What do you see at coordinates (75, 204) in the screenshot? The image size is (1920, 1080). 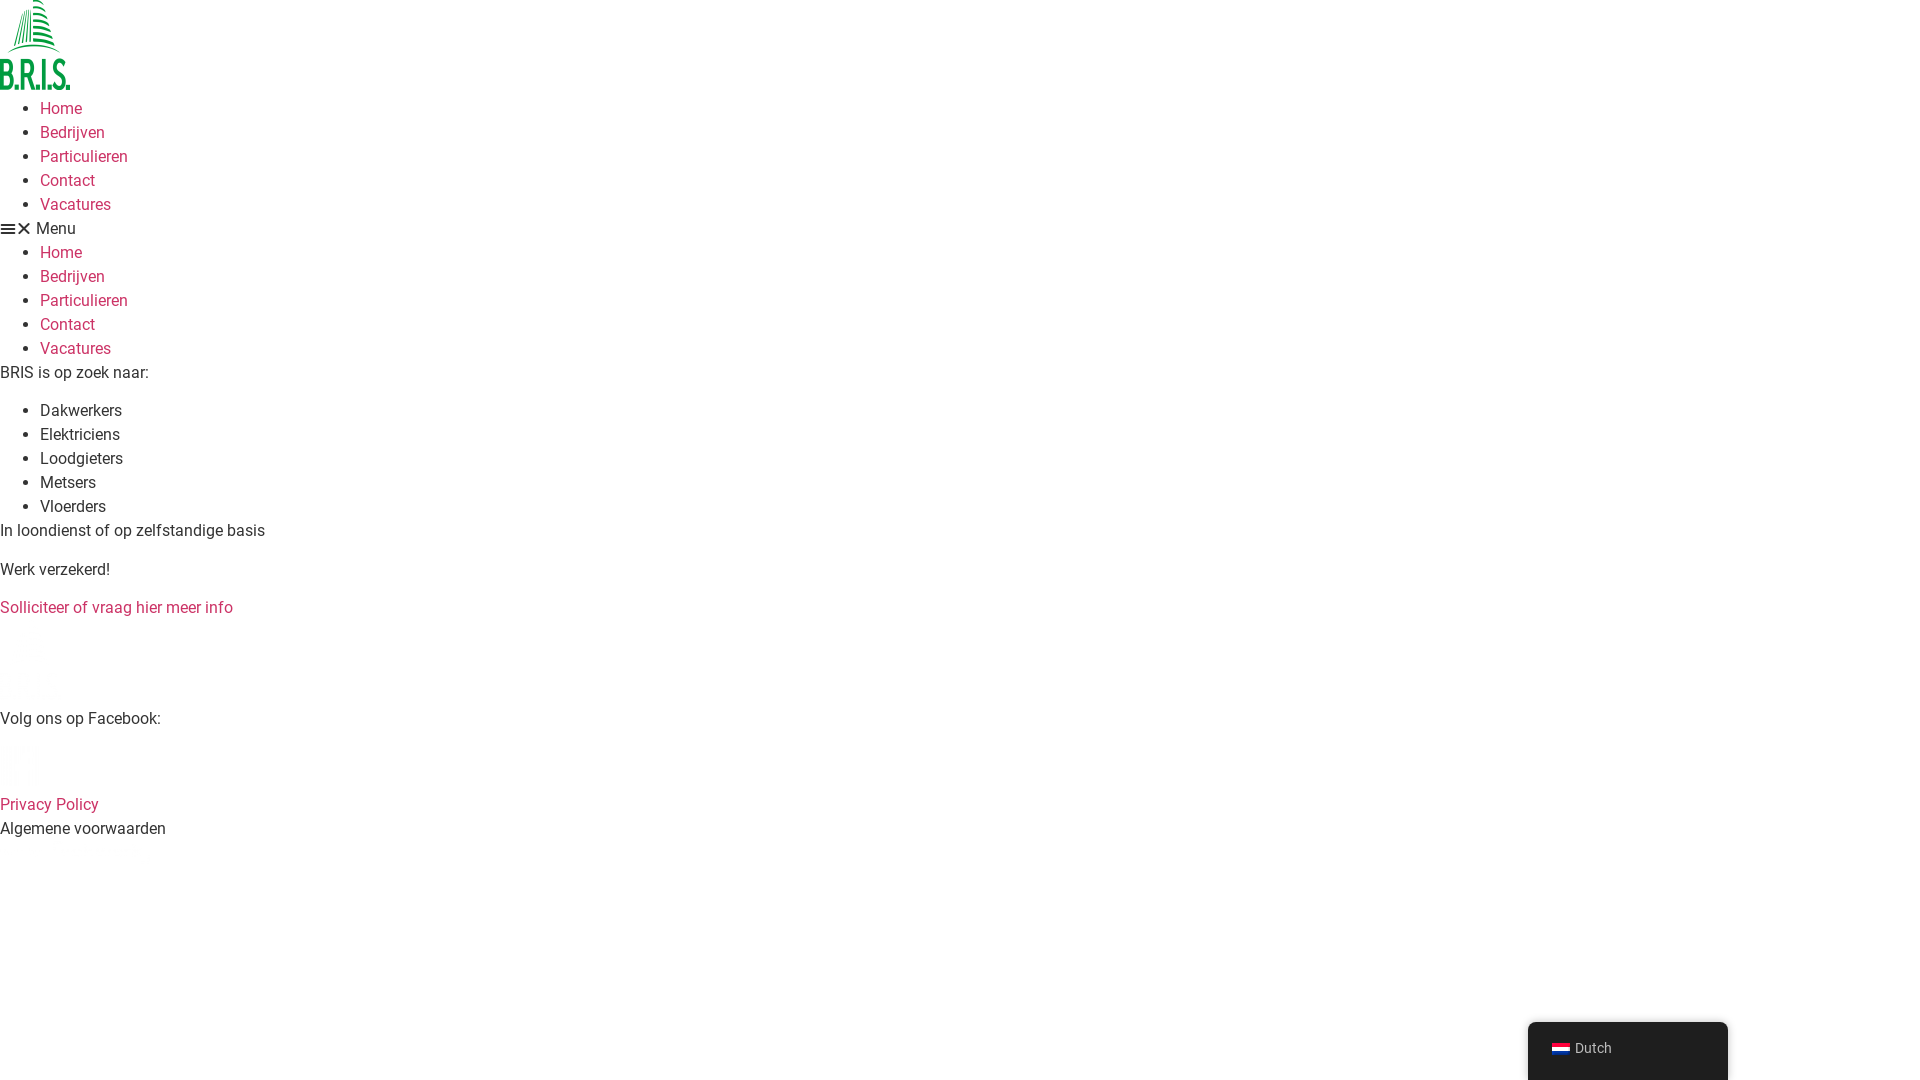 I see `'Vacatures'` at bounding box center [75, 204].